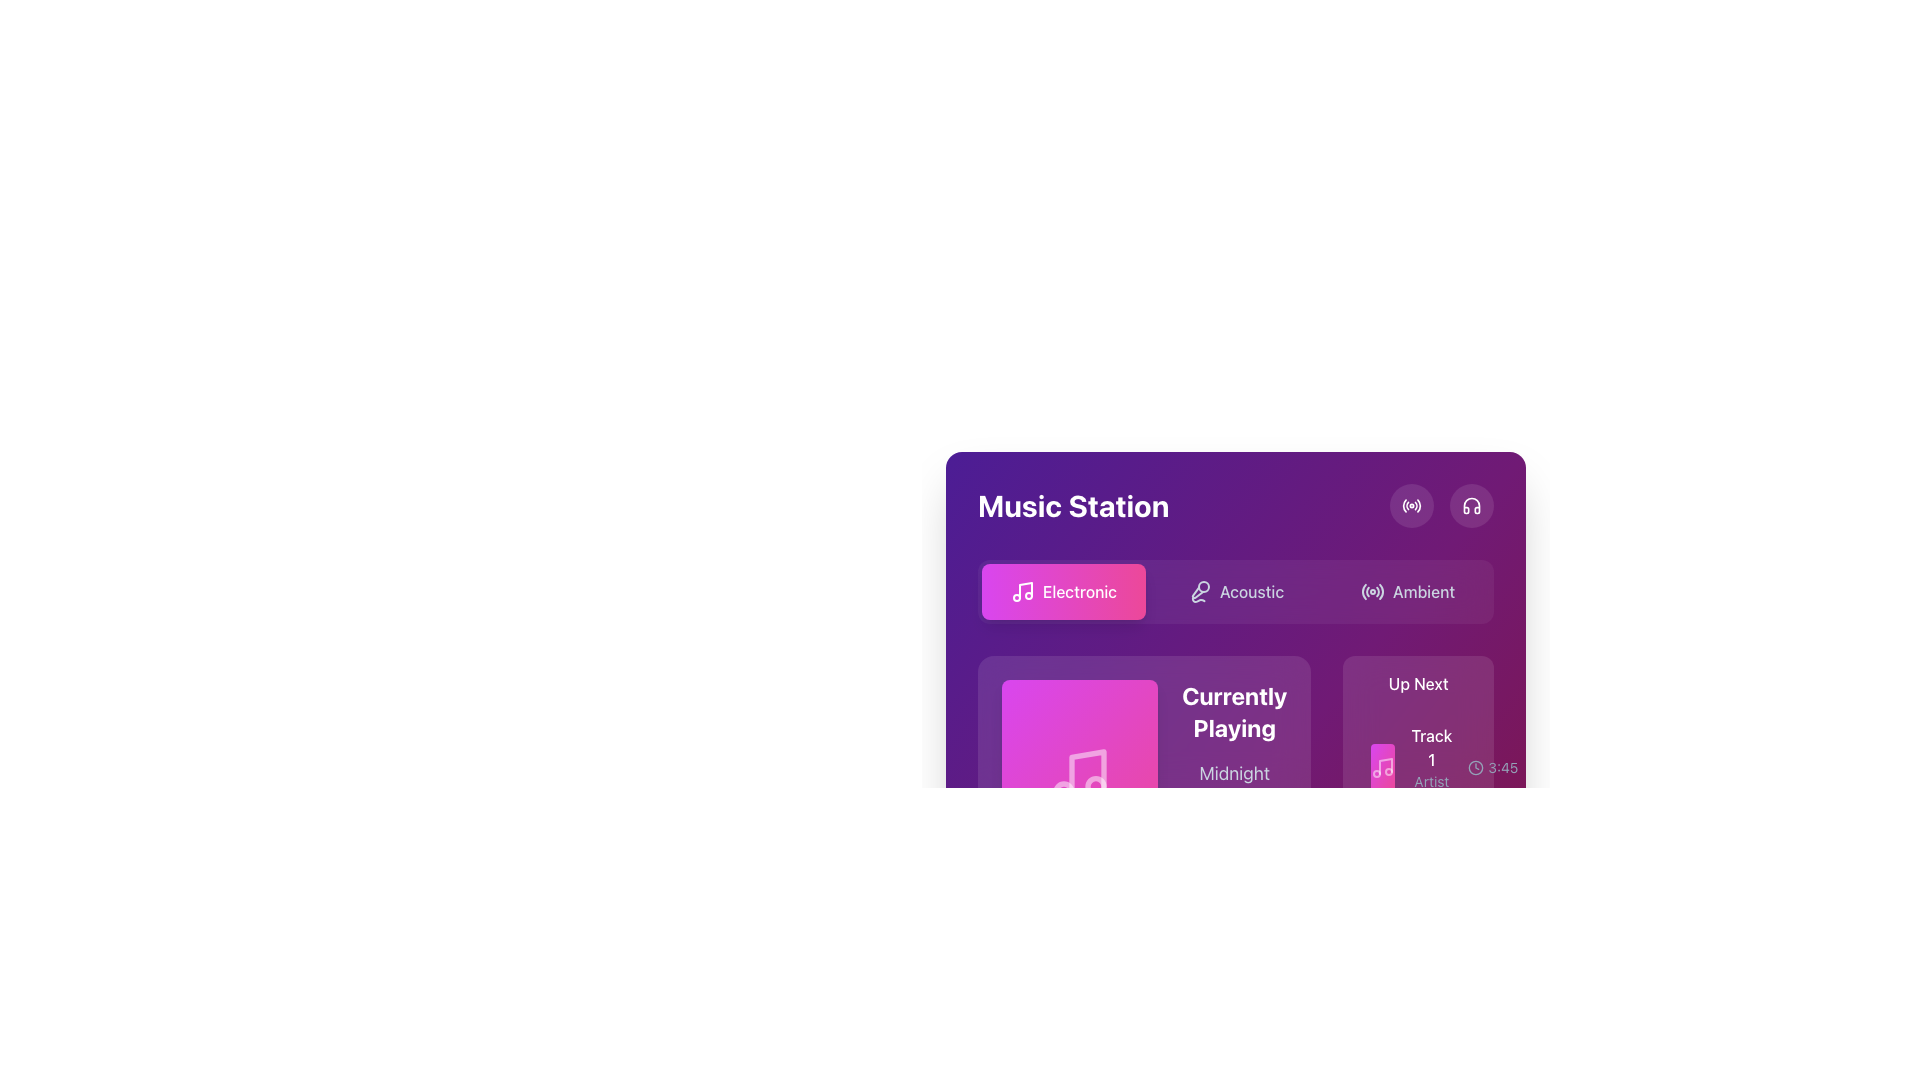 This screenshot has height=1080, width=1920. Describe the element at coordinates (1472, 504) in the screenshot. I see `the circular button with a white headphone icon on a purple background, located at the top-right corner of the music application interface, for additional options` at that location.